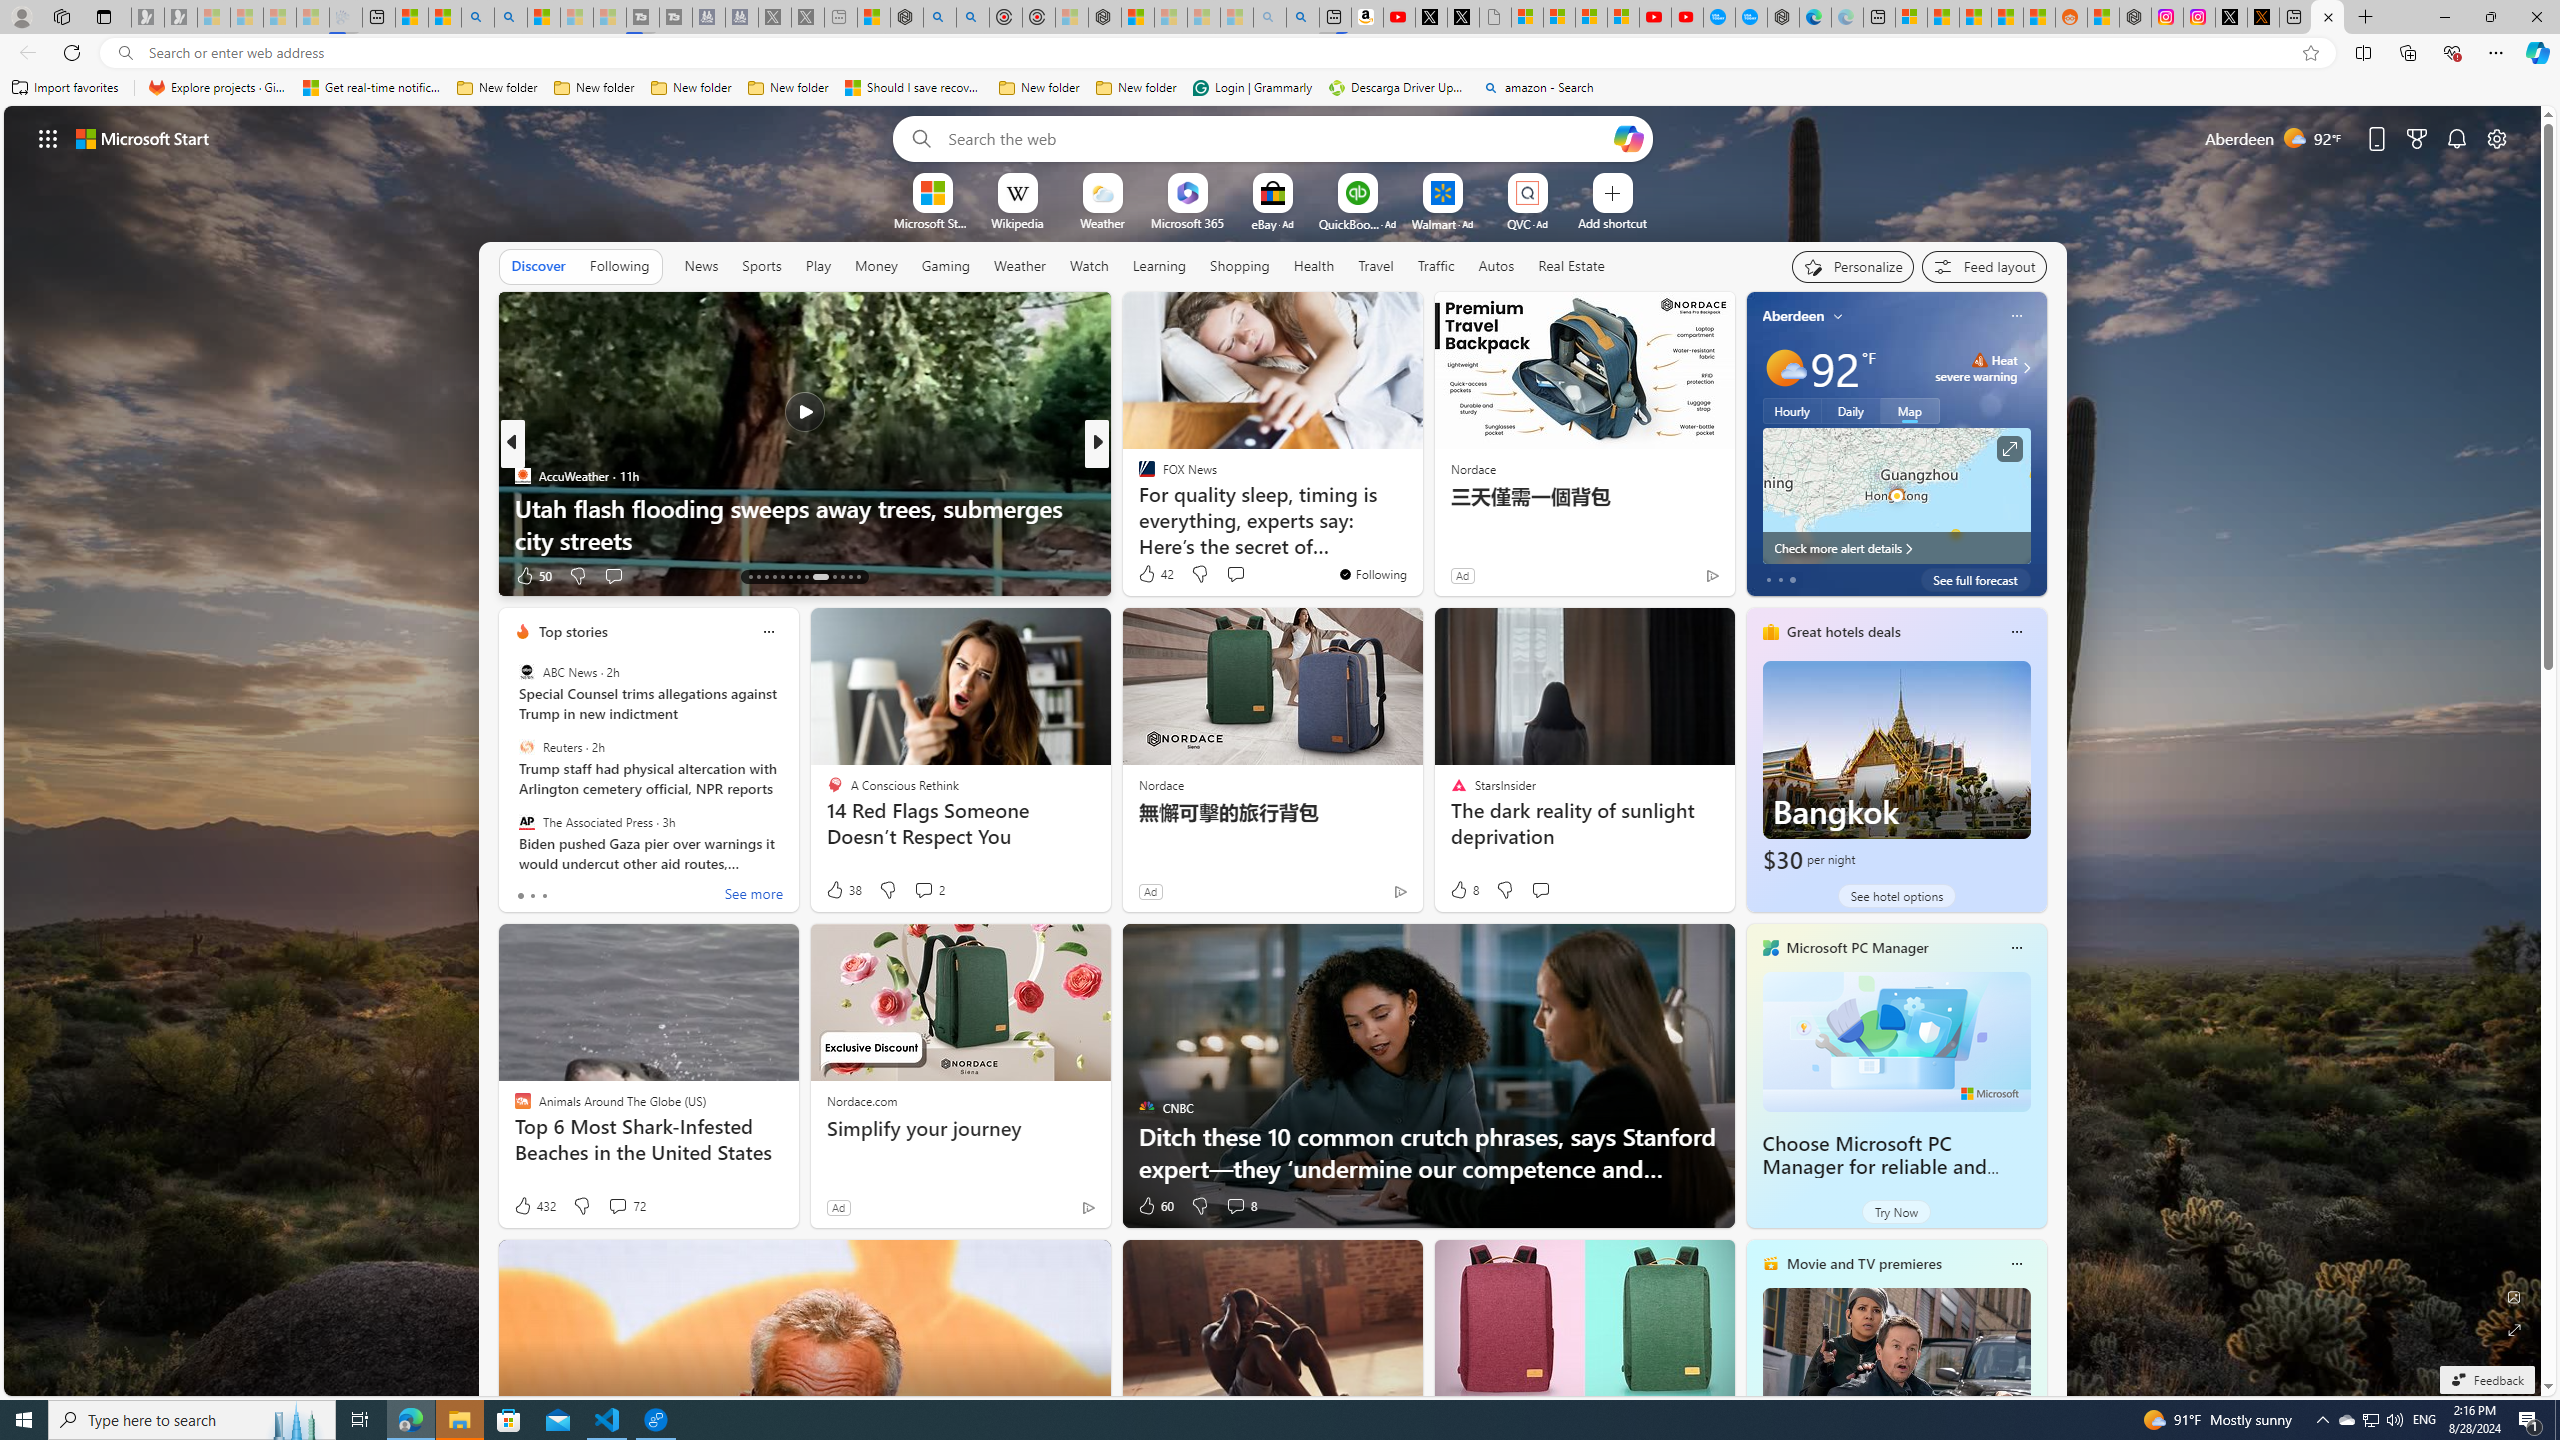 Image resolution: width=2560 pixels, height=1440 pixels. Describe the element at coordinates (1019, 264) in the screenshot. I see `'Weather'` at that location.